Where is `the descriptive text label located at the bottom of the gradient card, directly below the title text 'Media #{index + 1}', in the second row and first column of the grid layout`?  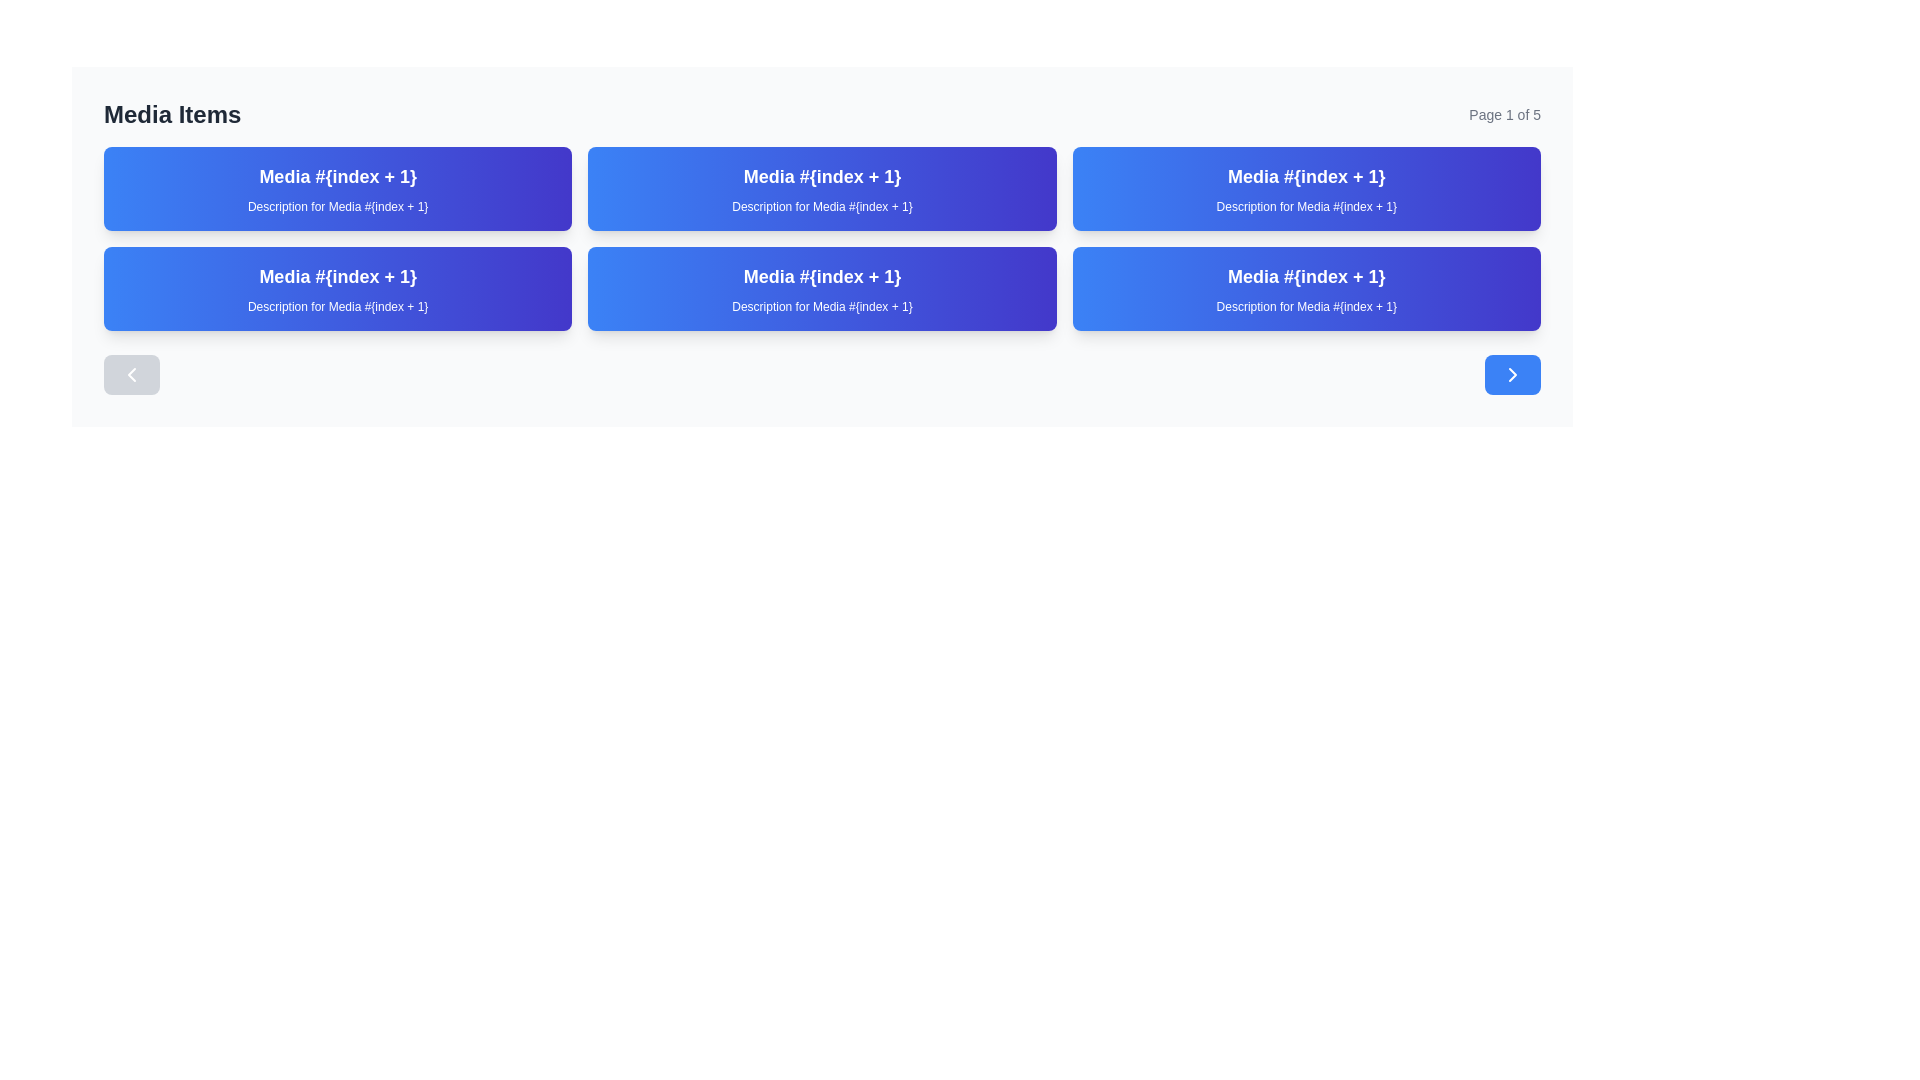 the descriptive text label located at the bottom of the gradient card, directly below the title text 'Media #{index + 1}', in the second row and first column of the grid layout is located at coordinates (338, 307).